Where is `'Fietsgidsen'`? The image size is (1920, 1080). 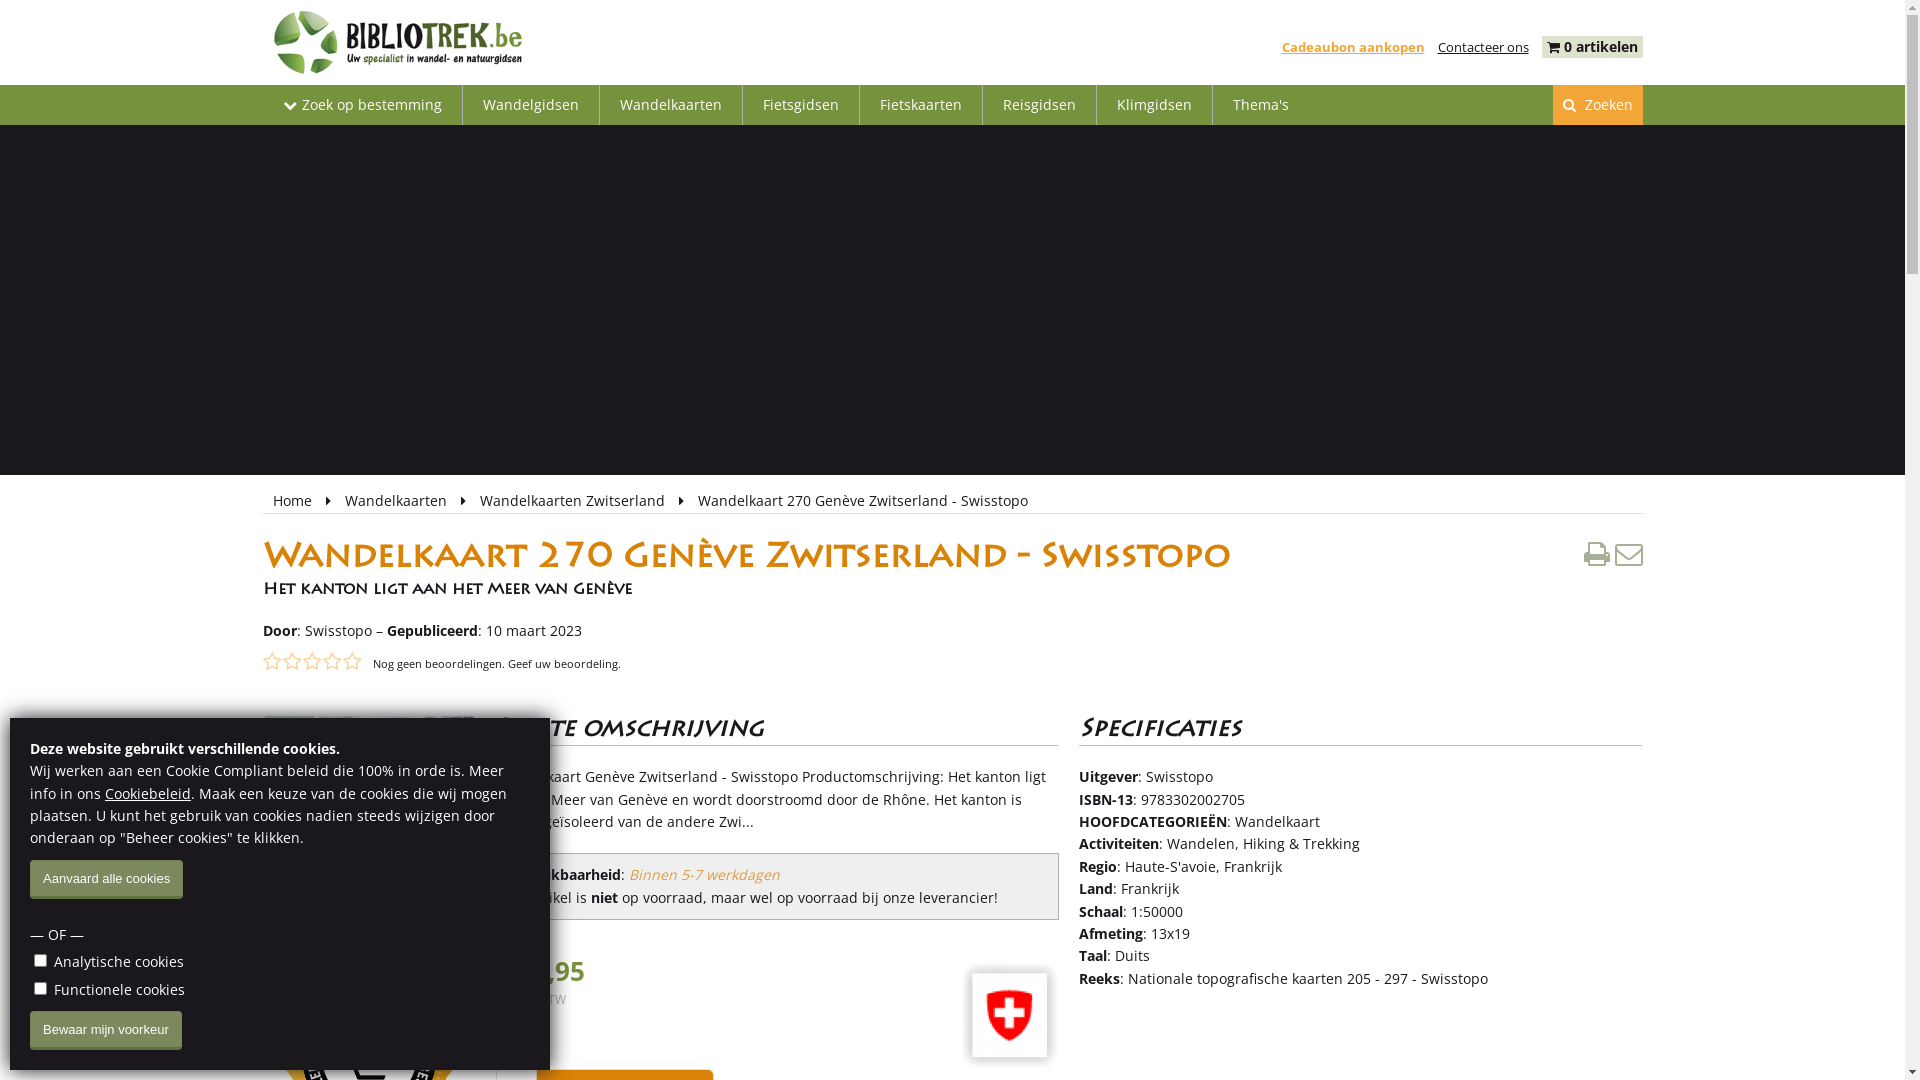 'Fietsgidsen' is located at coordinates (800, 104).